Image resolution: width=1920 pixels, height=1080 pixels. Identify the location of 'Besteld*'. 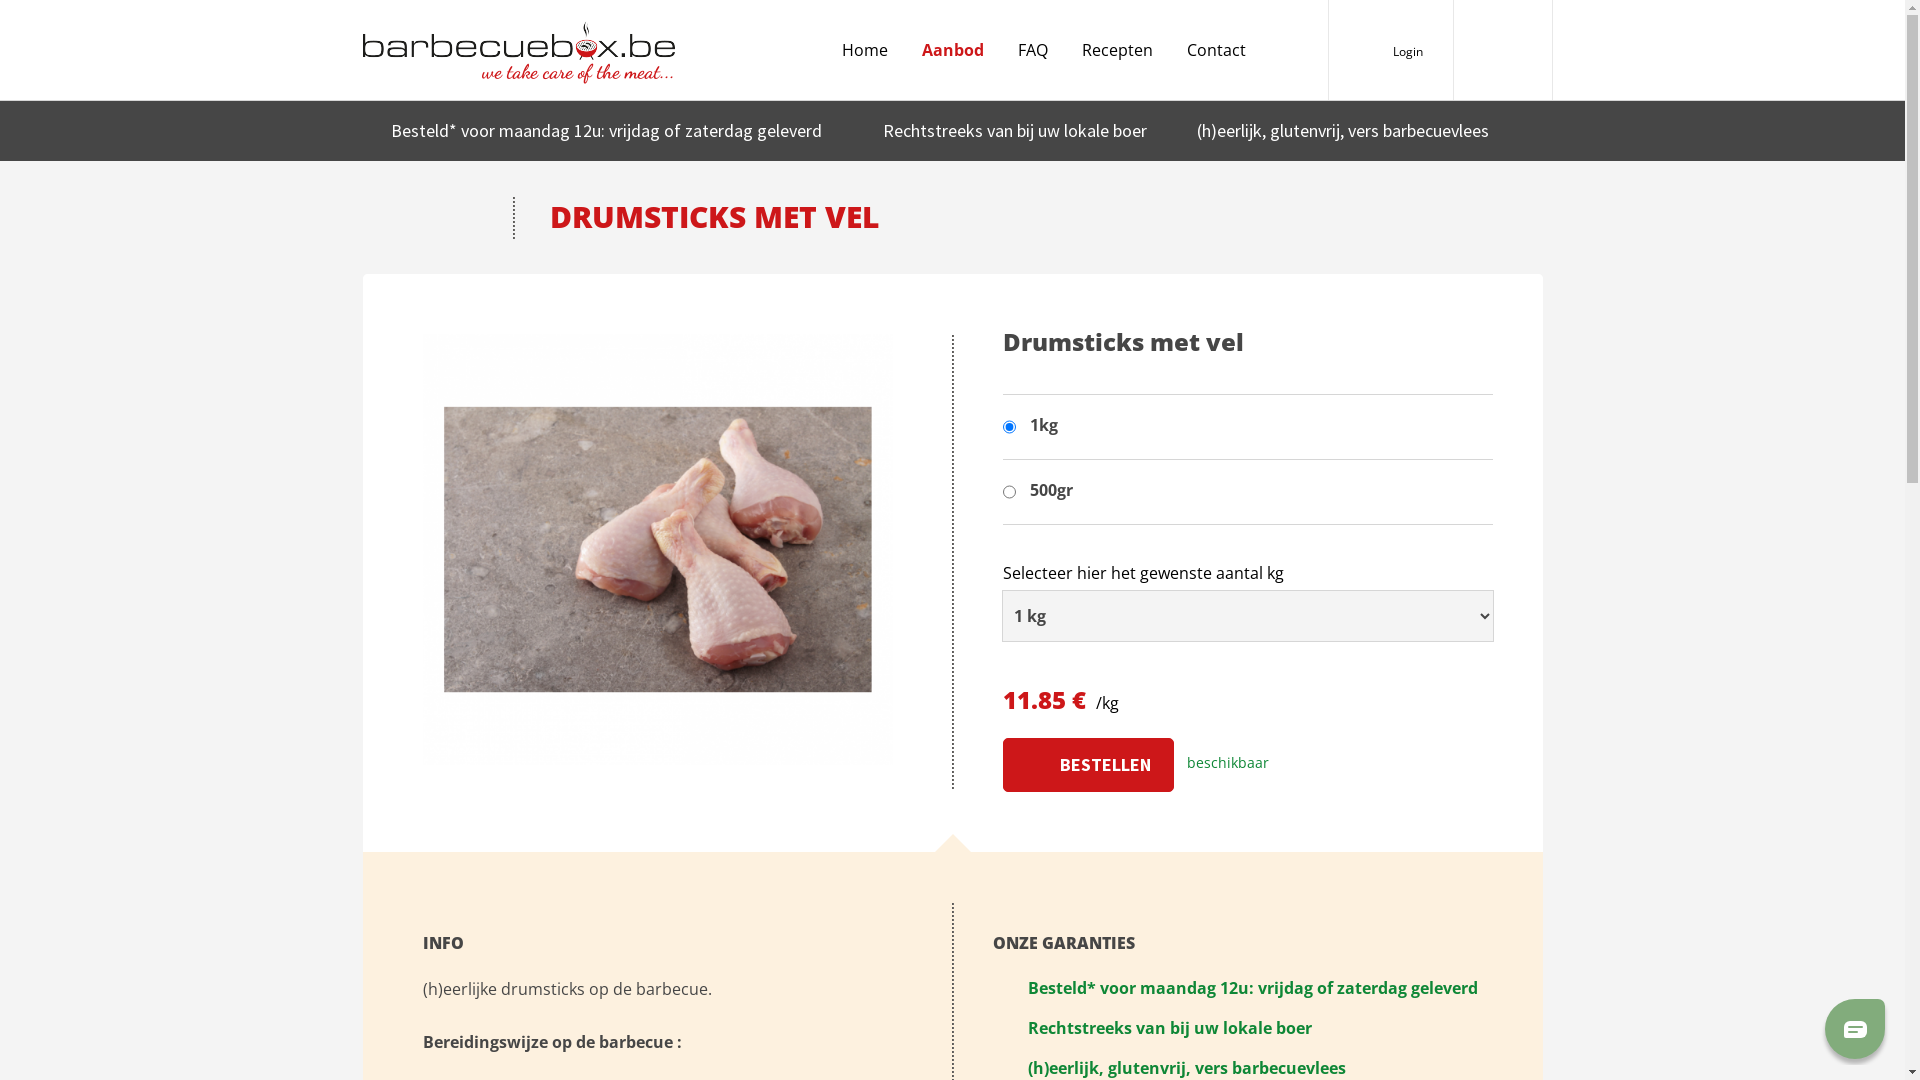
(389, 130).